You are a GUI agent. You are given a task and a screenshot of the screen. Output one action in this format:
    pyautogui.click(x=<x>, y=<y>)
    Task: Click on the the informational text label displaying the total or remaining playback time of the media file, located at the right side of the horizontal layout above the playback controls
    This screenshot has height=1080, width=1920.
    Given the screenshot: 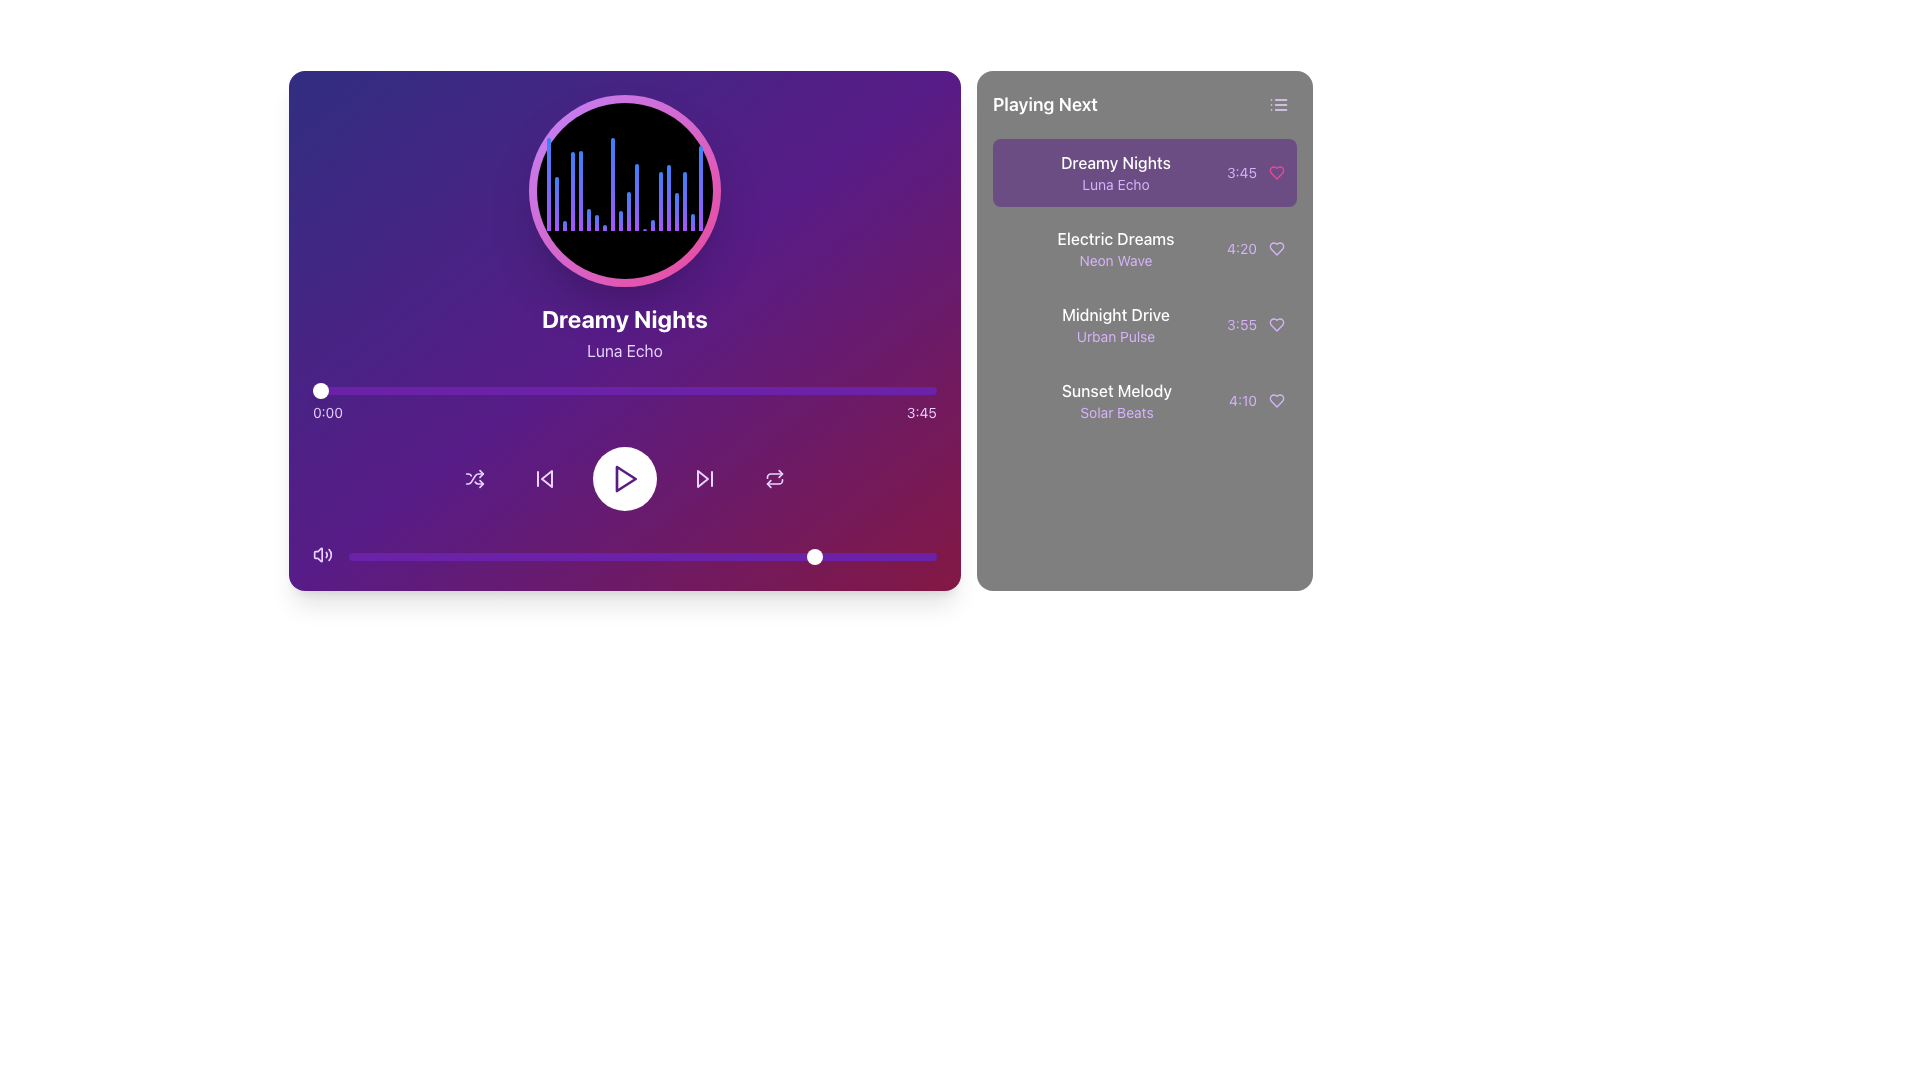 What is the action you would take?
    pyautogui.click(x=920, y=411)
    